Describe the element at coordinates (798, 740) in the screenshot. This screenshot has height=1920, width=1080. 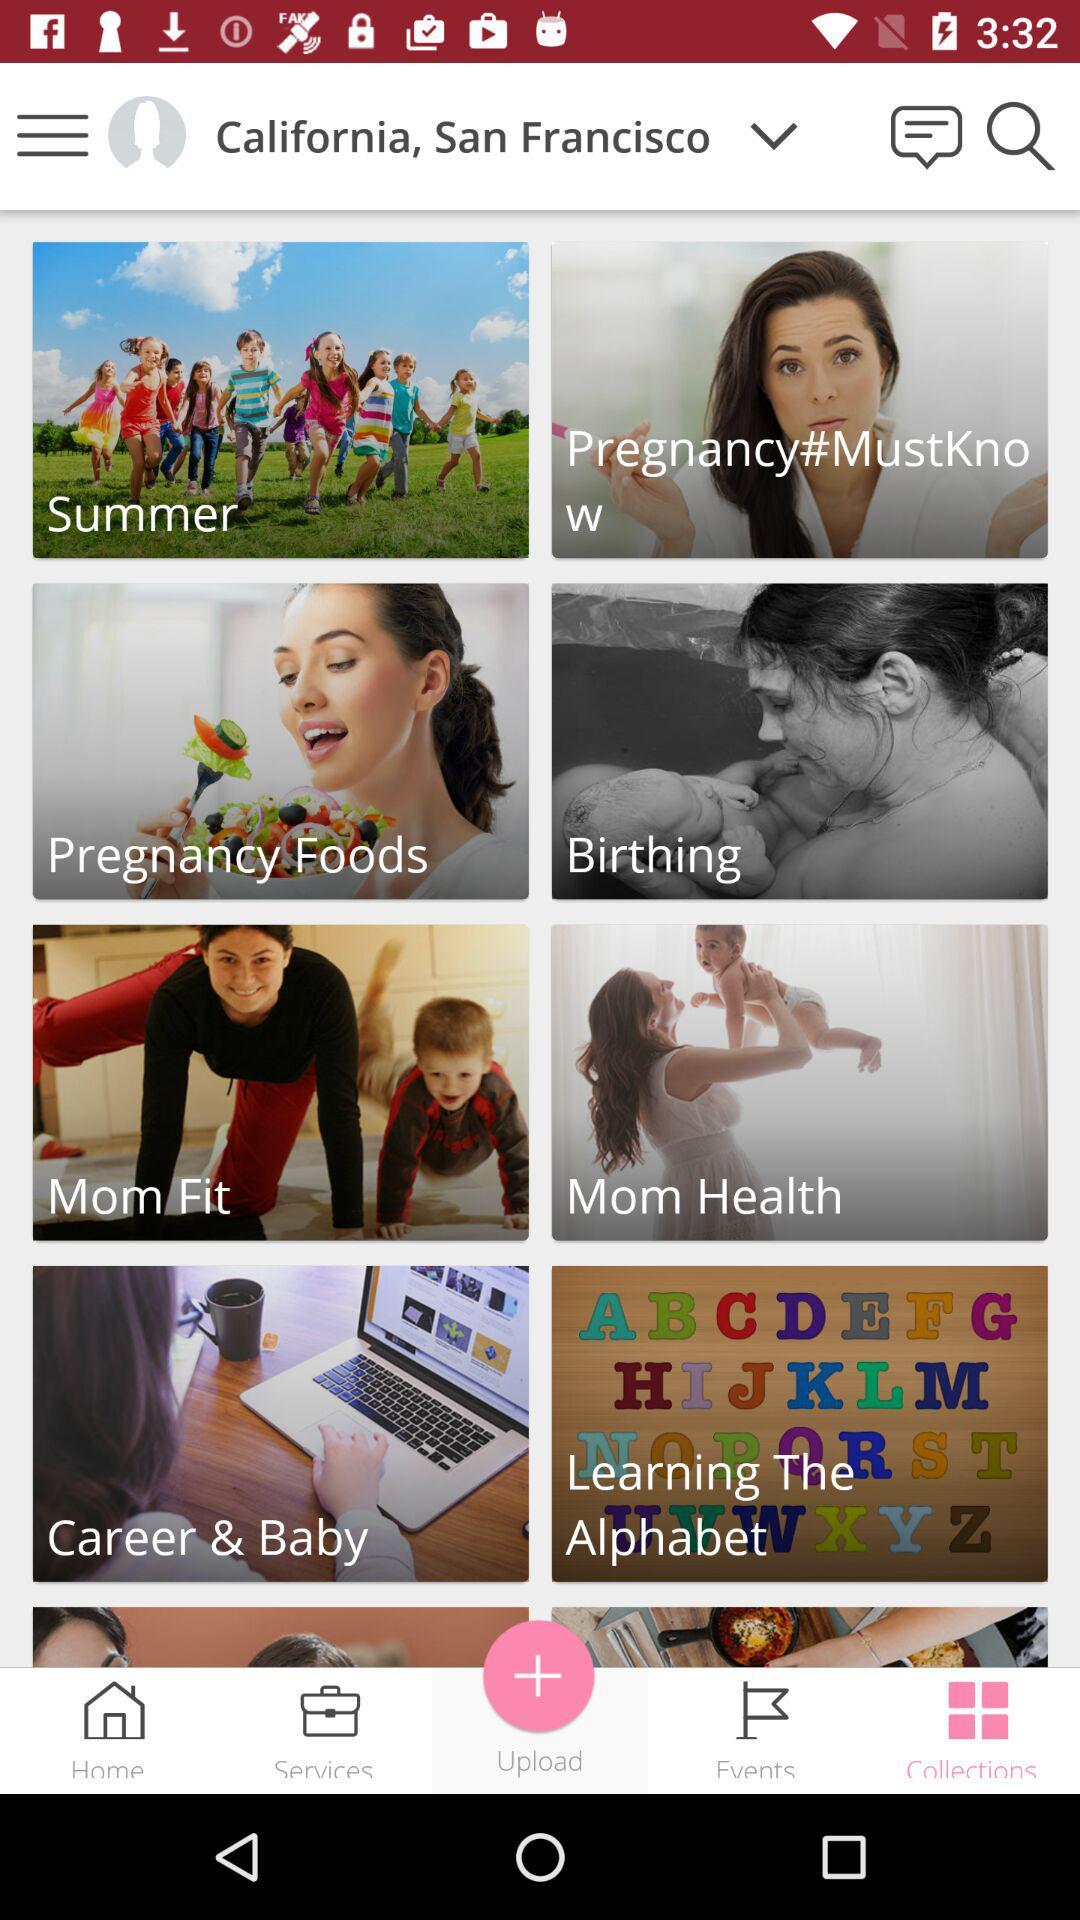
I see `to birthing article` at that location.